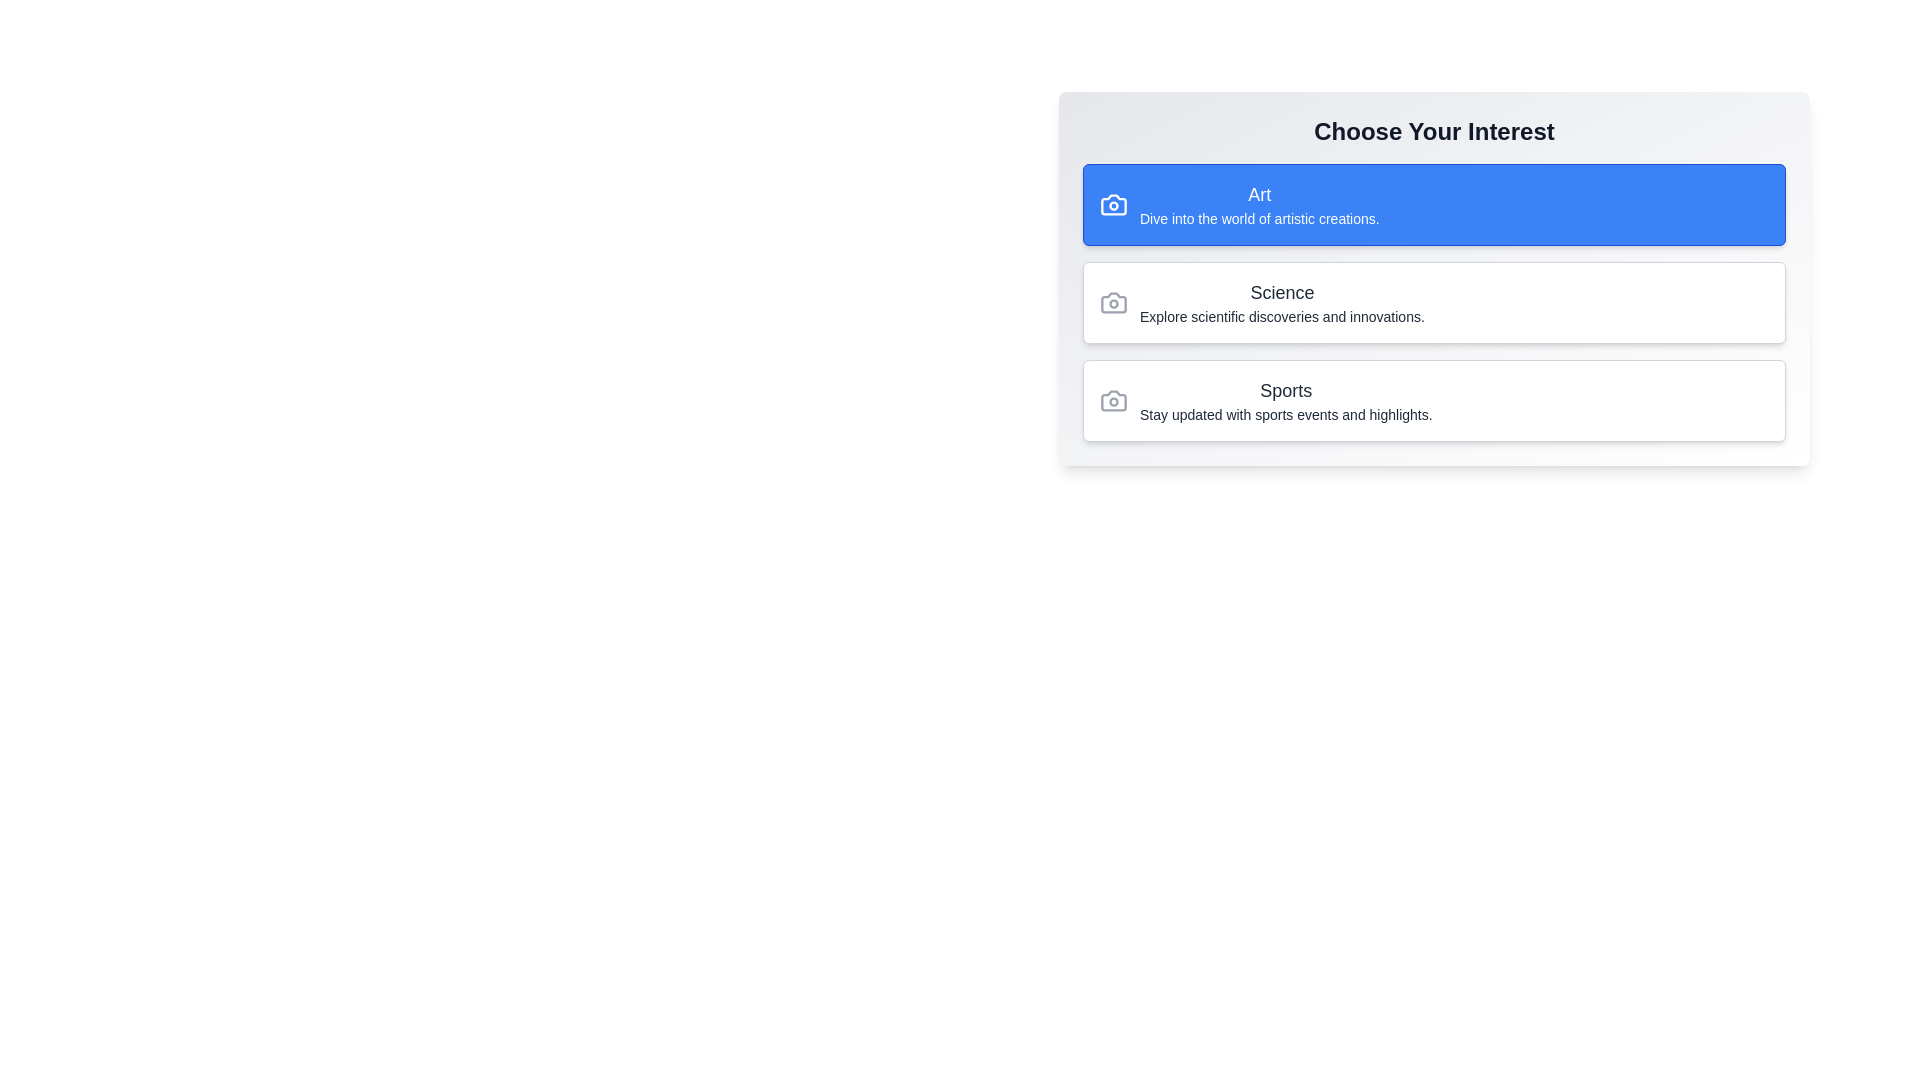 This screenshot has height=1080, width=1920. Describe the element at coordinates (1258, 195) in the screenshot. I see `the text label that serves as the title for the first selectable option in the list, which indicates the category 'Art'` at that location.